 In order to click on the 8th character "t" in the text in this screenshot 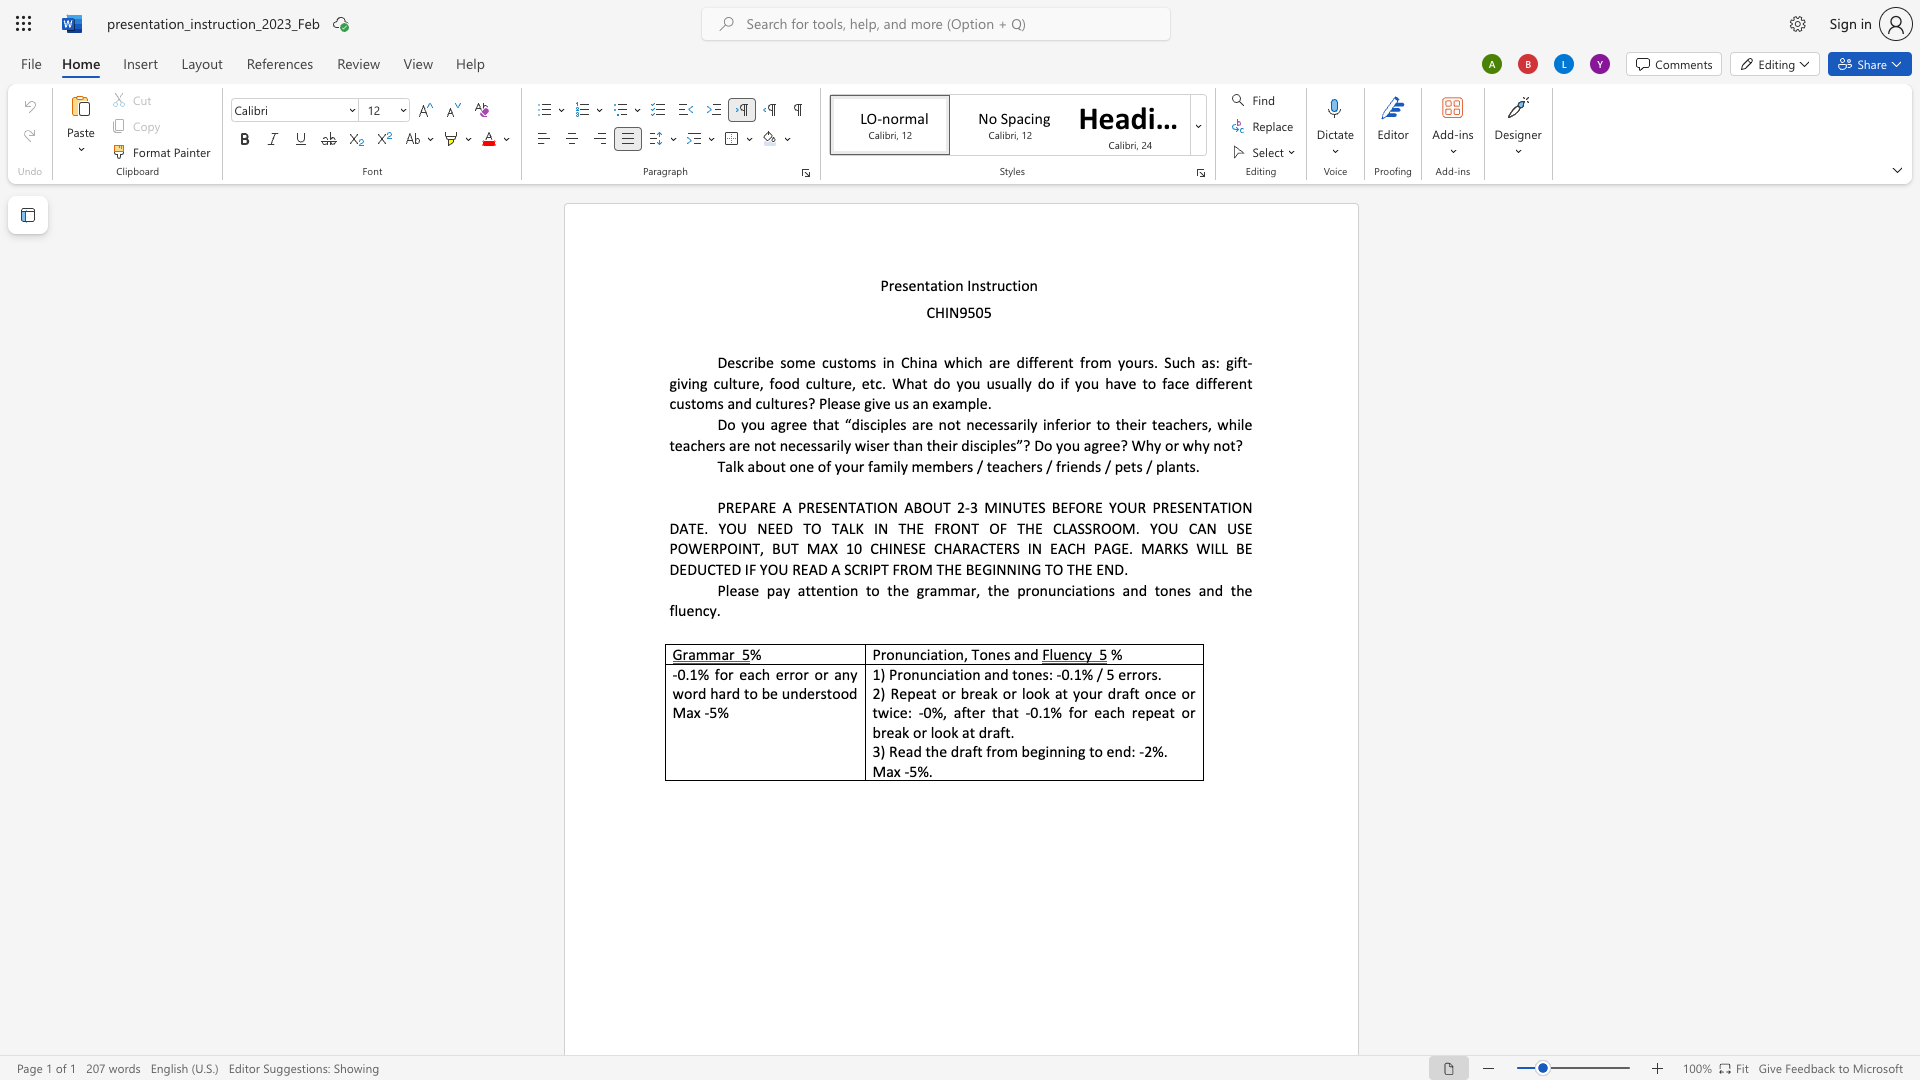, I will do `click(1157, 589)`.